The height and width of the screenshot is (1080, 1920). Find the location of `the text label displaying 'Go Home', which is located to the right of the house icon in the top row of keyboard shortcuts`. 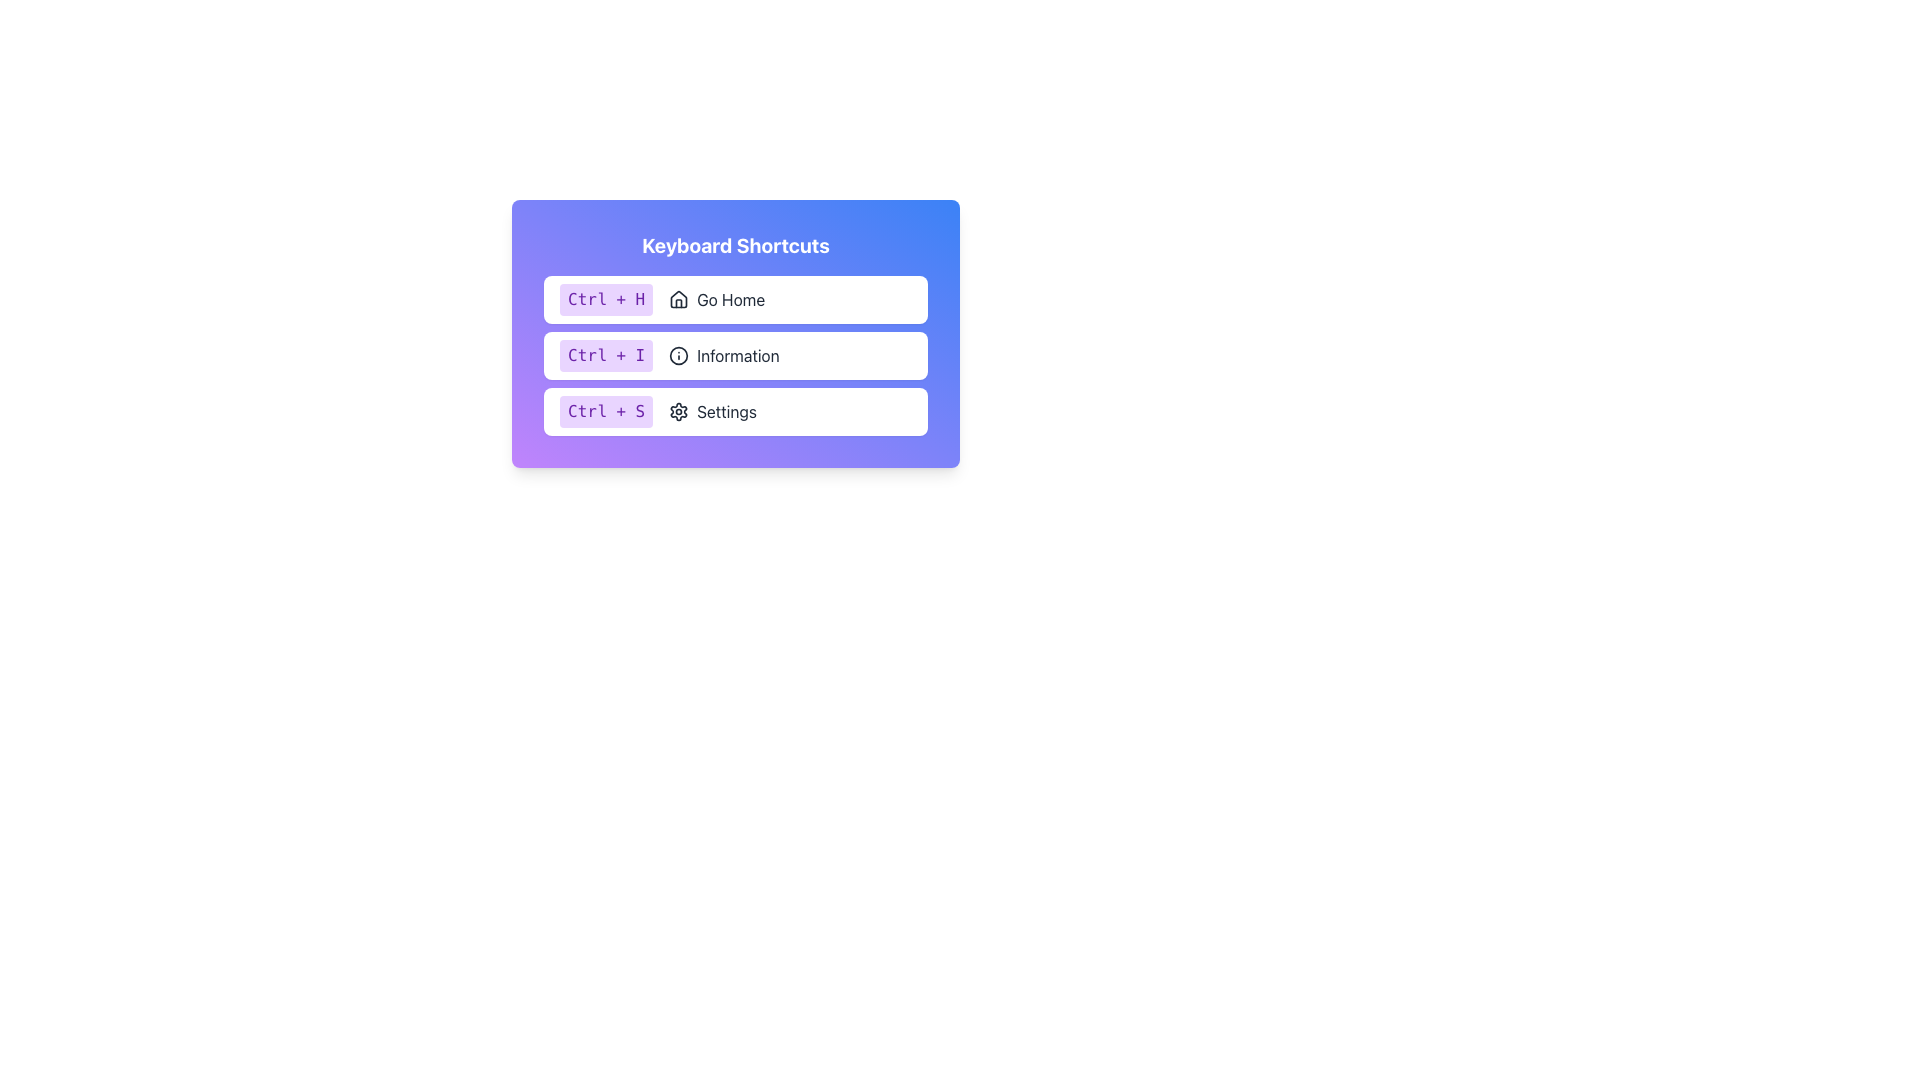

the text label displaying 'Go Home', which is located to the right of the house icon in the top row of keyboard shortcuts is located at coordinates (730, 300).